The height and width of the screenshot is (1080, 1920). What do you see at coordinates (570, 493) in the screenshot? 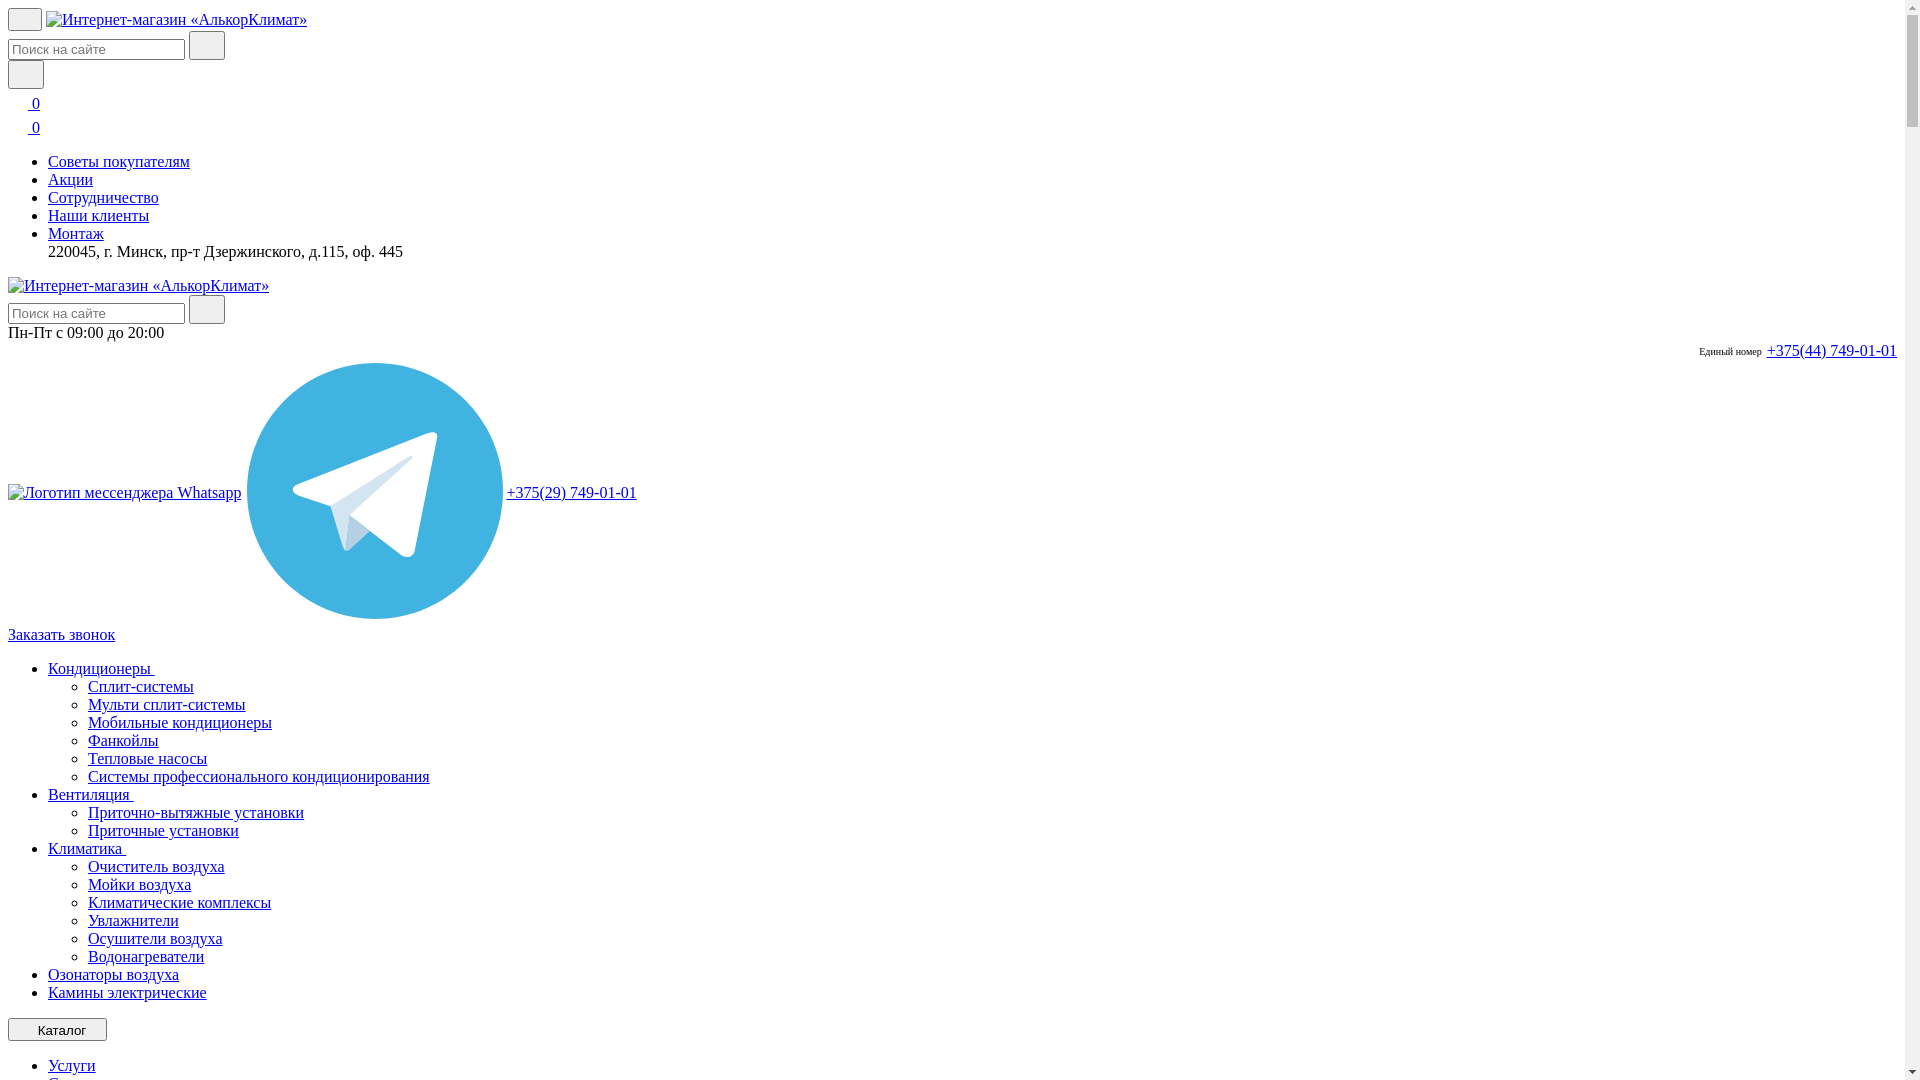
I see `'+375(29) 749-01-01'` at bounding box center [570, 493].